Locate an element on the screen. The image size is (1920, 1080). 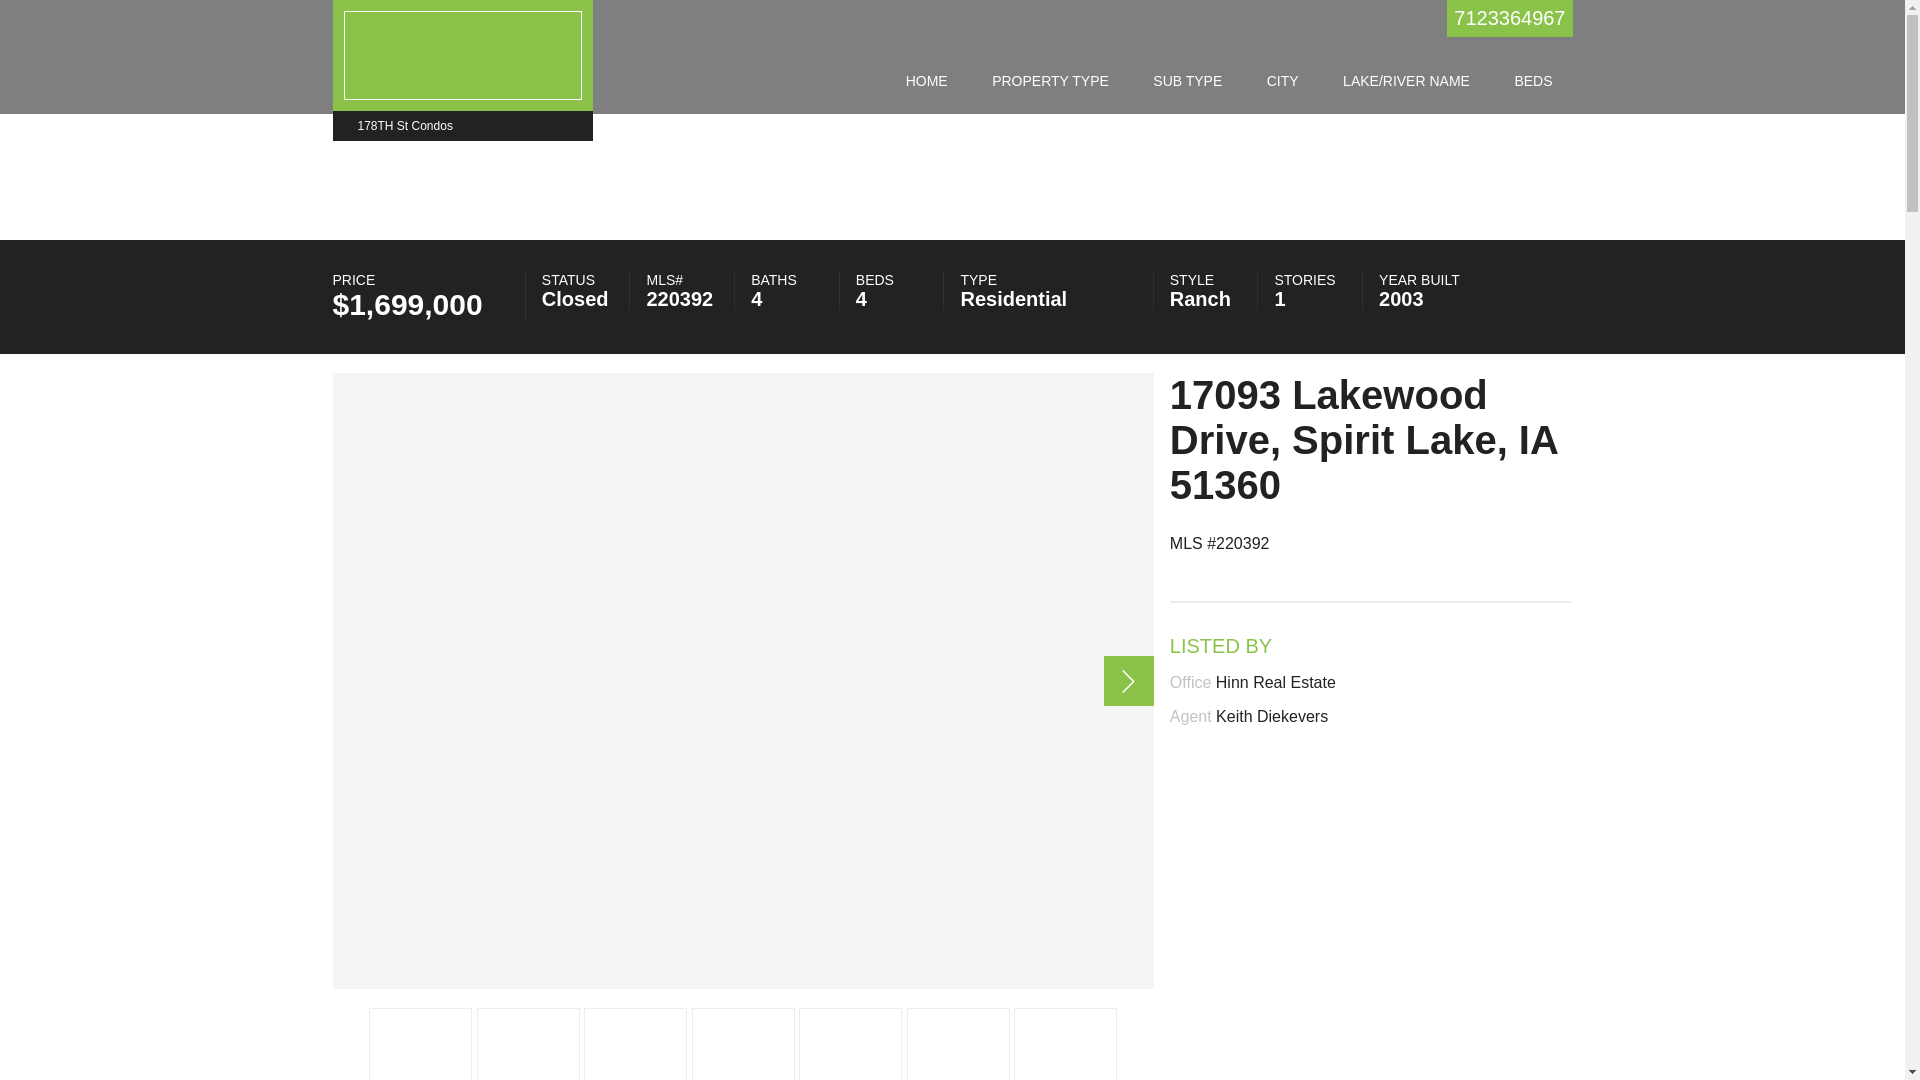
'178th St Condos - 178TH St Condos' is located at coordinates (461, 50).